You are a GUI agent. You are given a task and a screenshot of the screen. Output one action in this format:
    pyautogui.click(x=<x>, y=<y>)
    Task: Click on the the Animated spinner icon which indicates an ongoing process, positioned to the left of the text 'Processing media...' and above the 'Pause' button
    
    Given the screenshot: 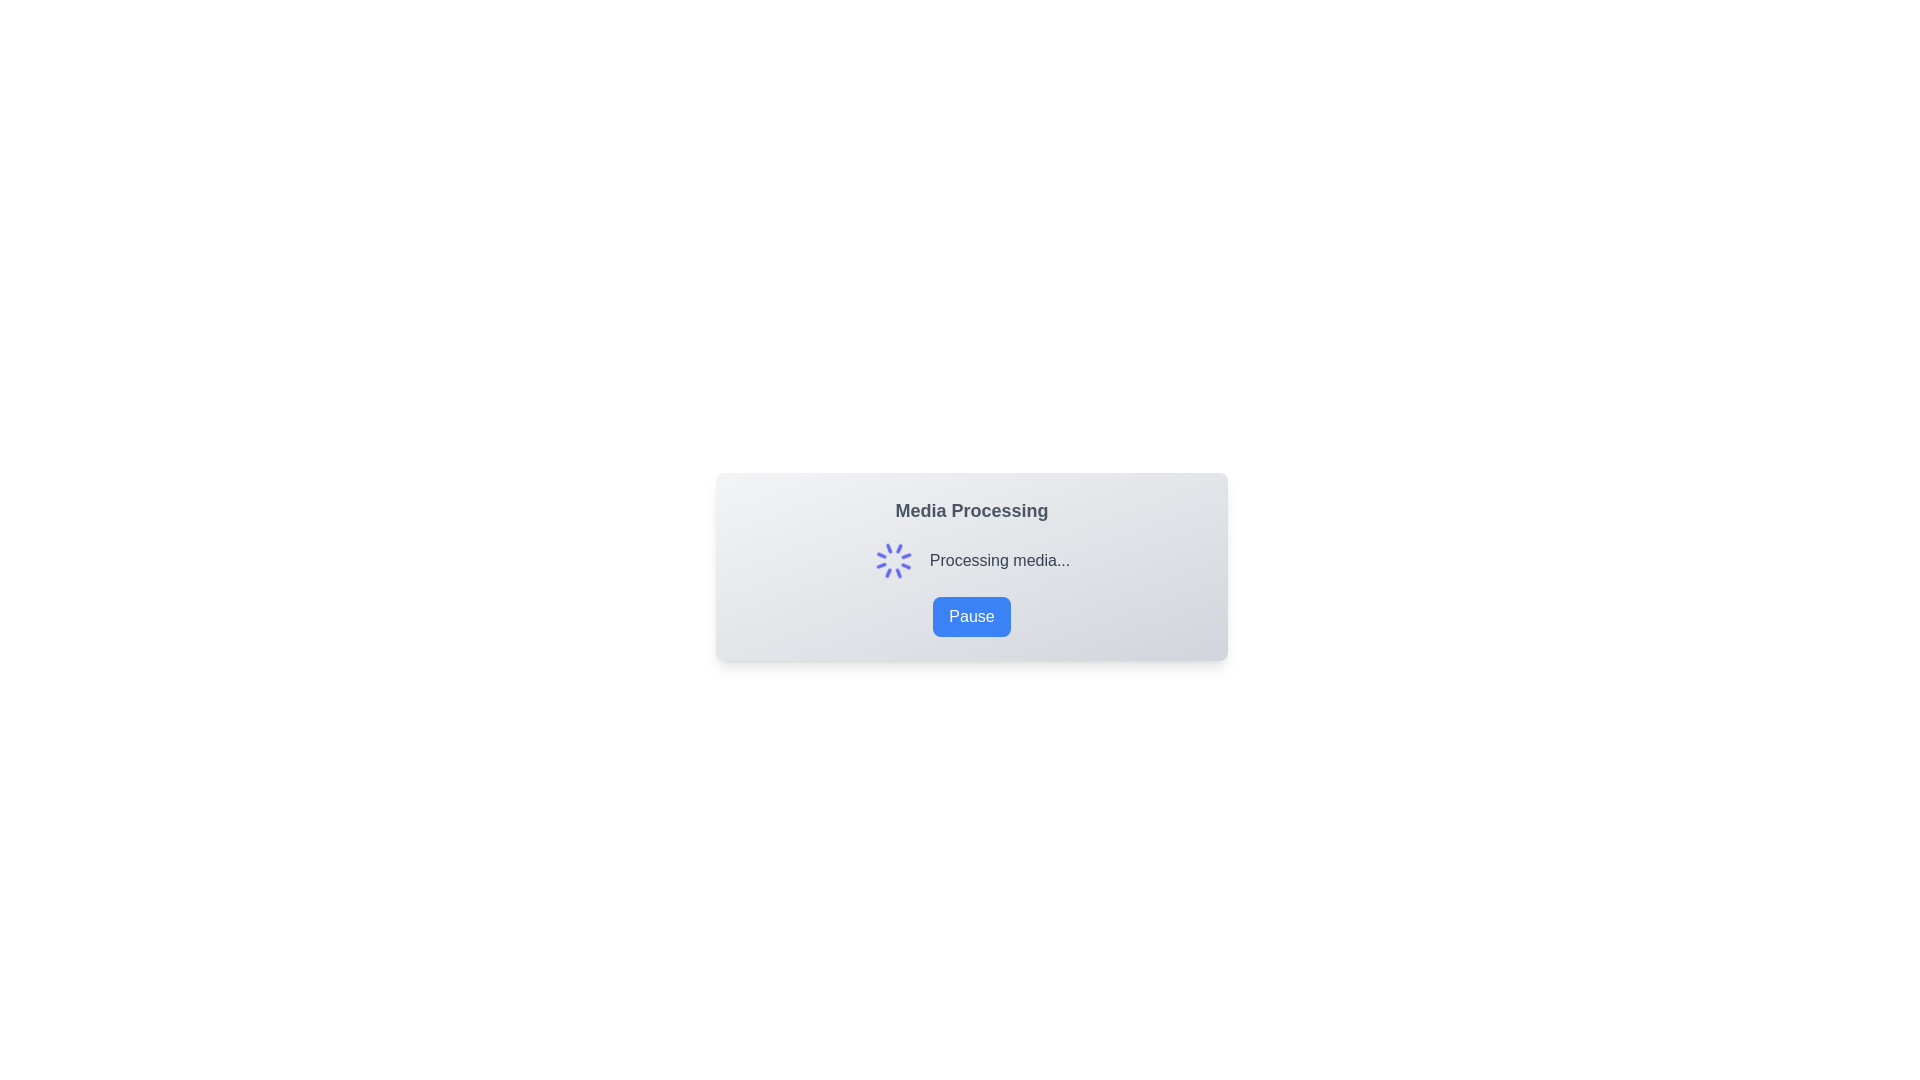 What is the action you would take?
    pyautogui.click(x=892, y=560)
    